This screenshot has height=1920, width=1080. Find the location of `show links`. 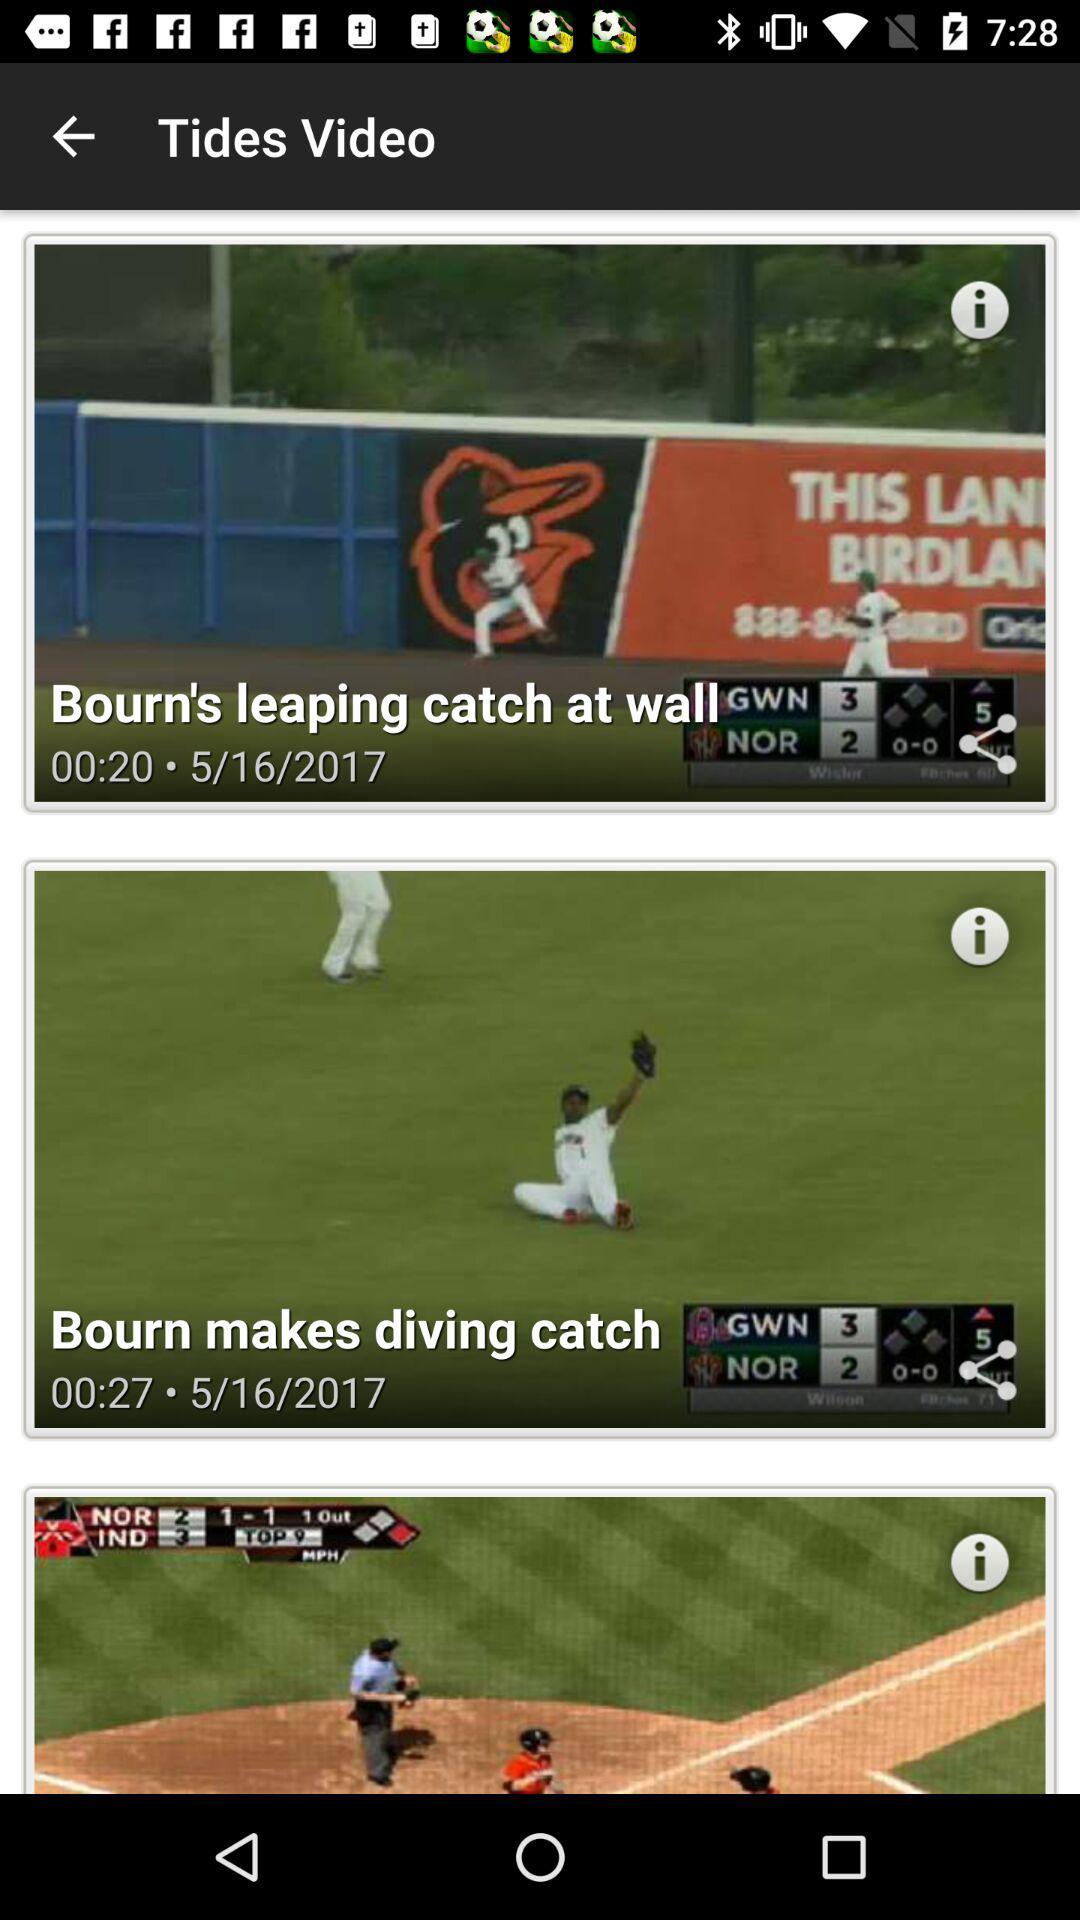

show links is located at coordinates (986, 743).